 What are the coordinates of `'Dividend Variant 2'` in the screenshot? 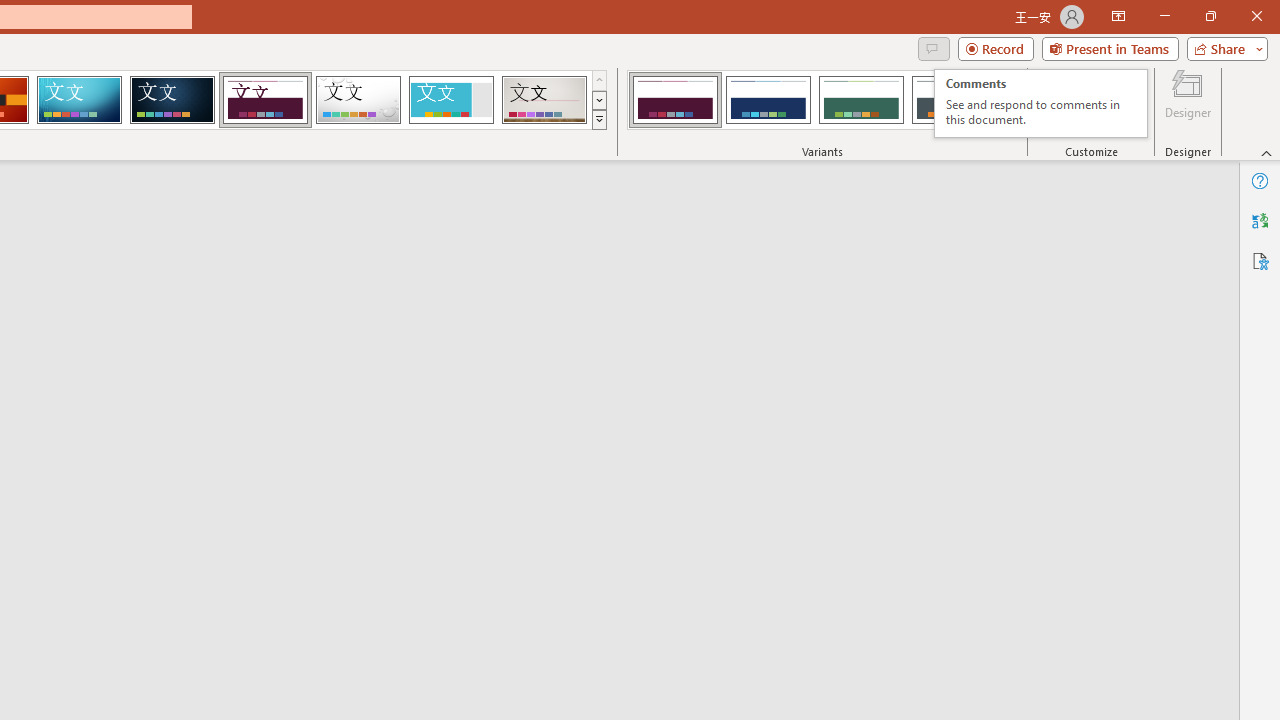 It's located at (767, 100).